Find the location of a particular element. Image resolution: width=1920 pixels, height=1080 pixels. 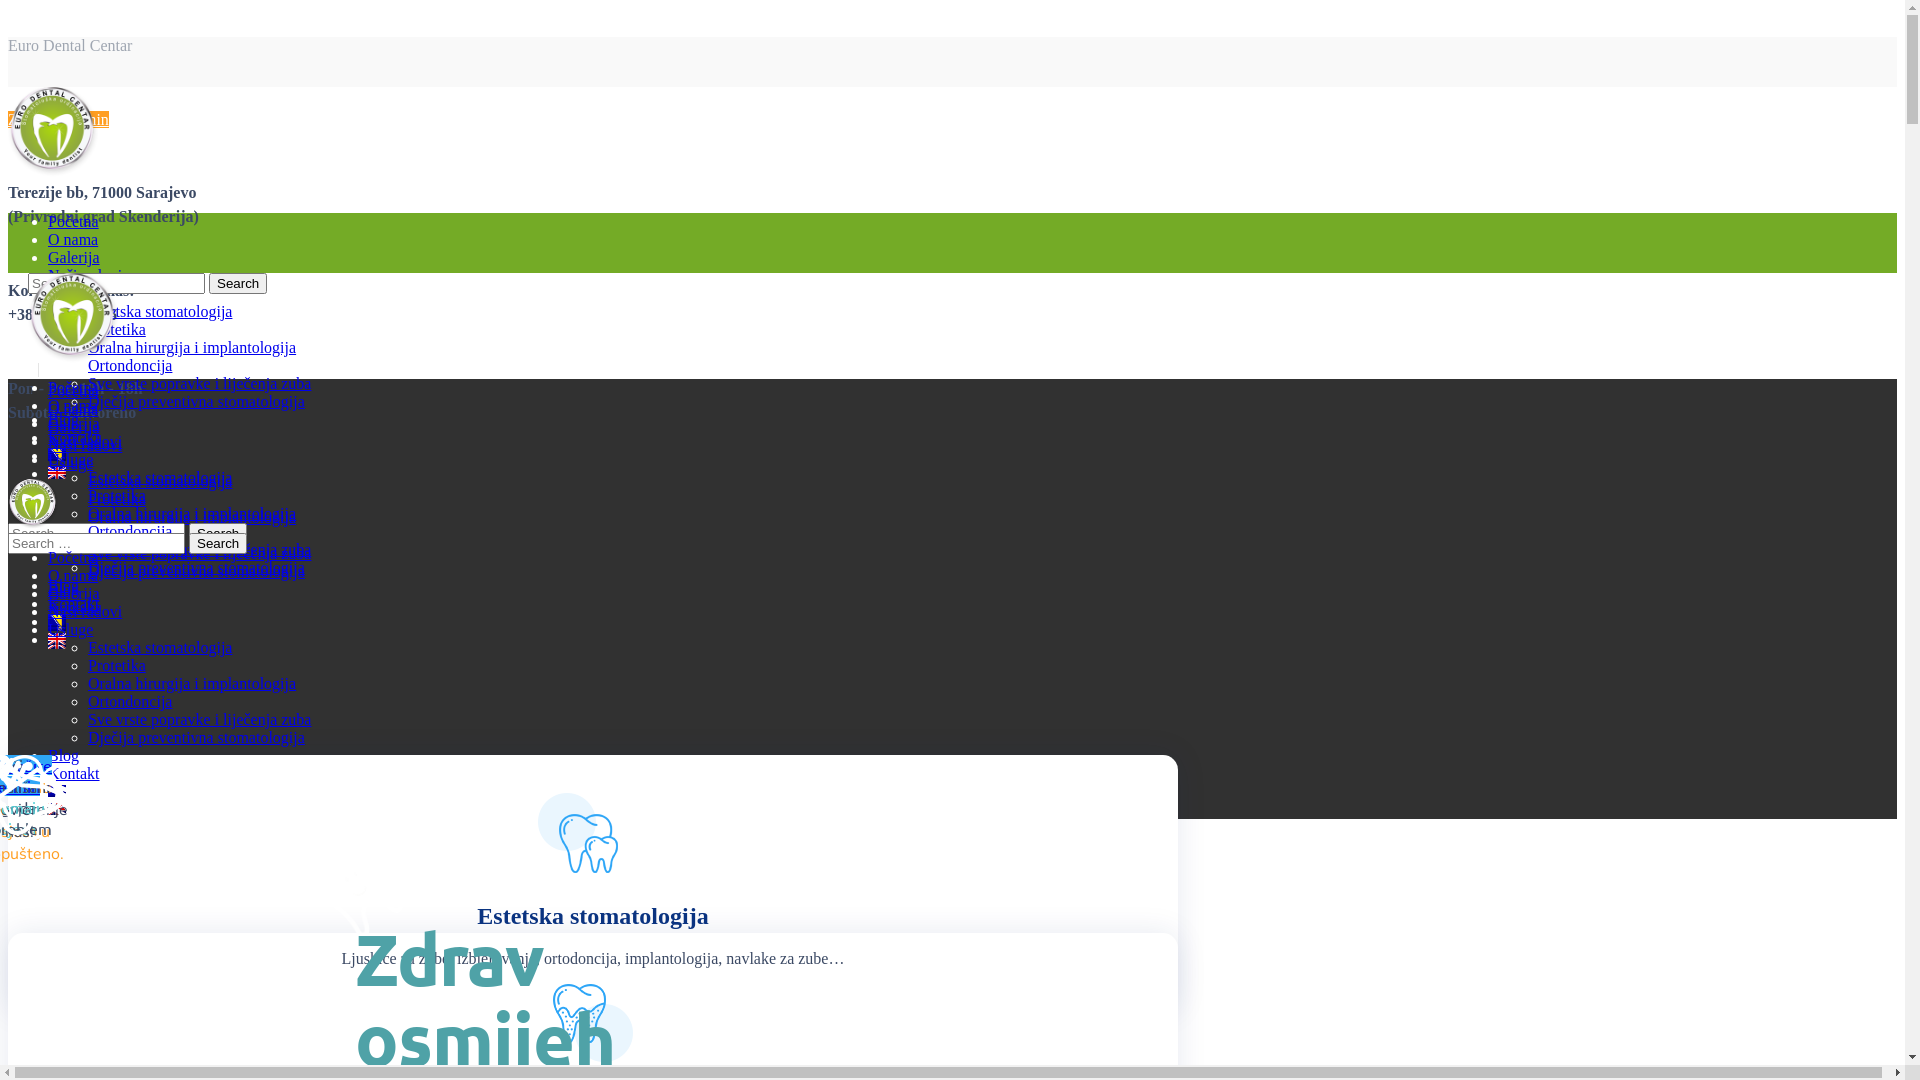

'Estetska stomatologija' is located at coordinates (158, 477).